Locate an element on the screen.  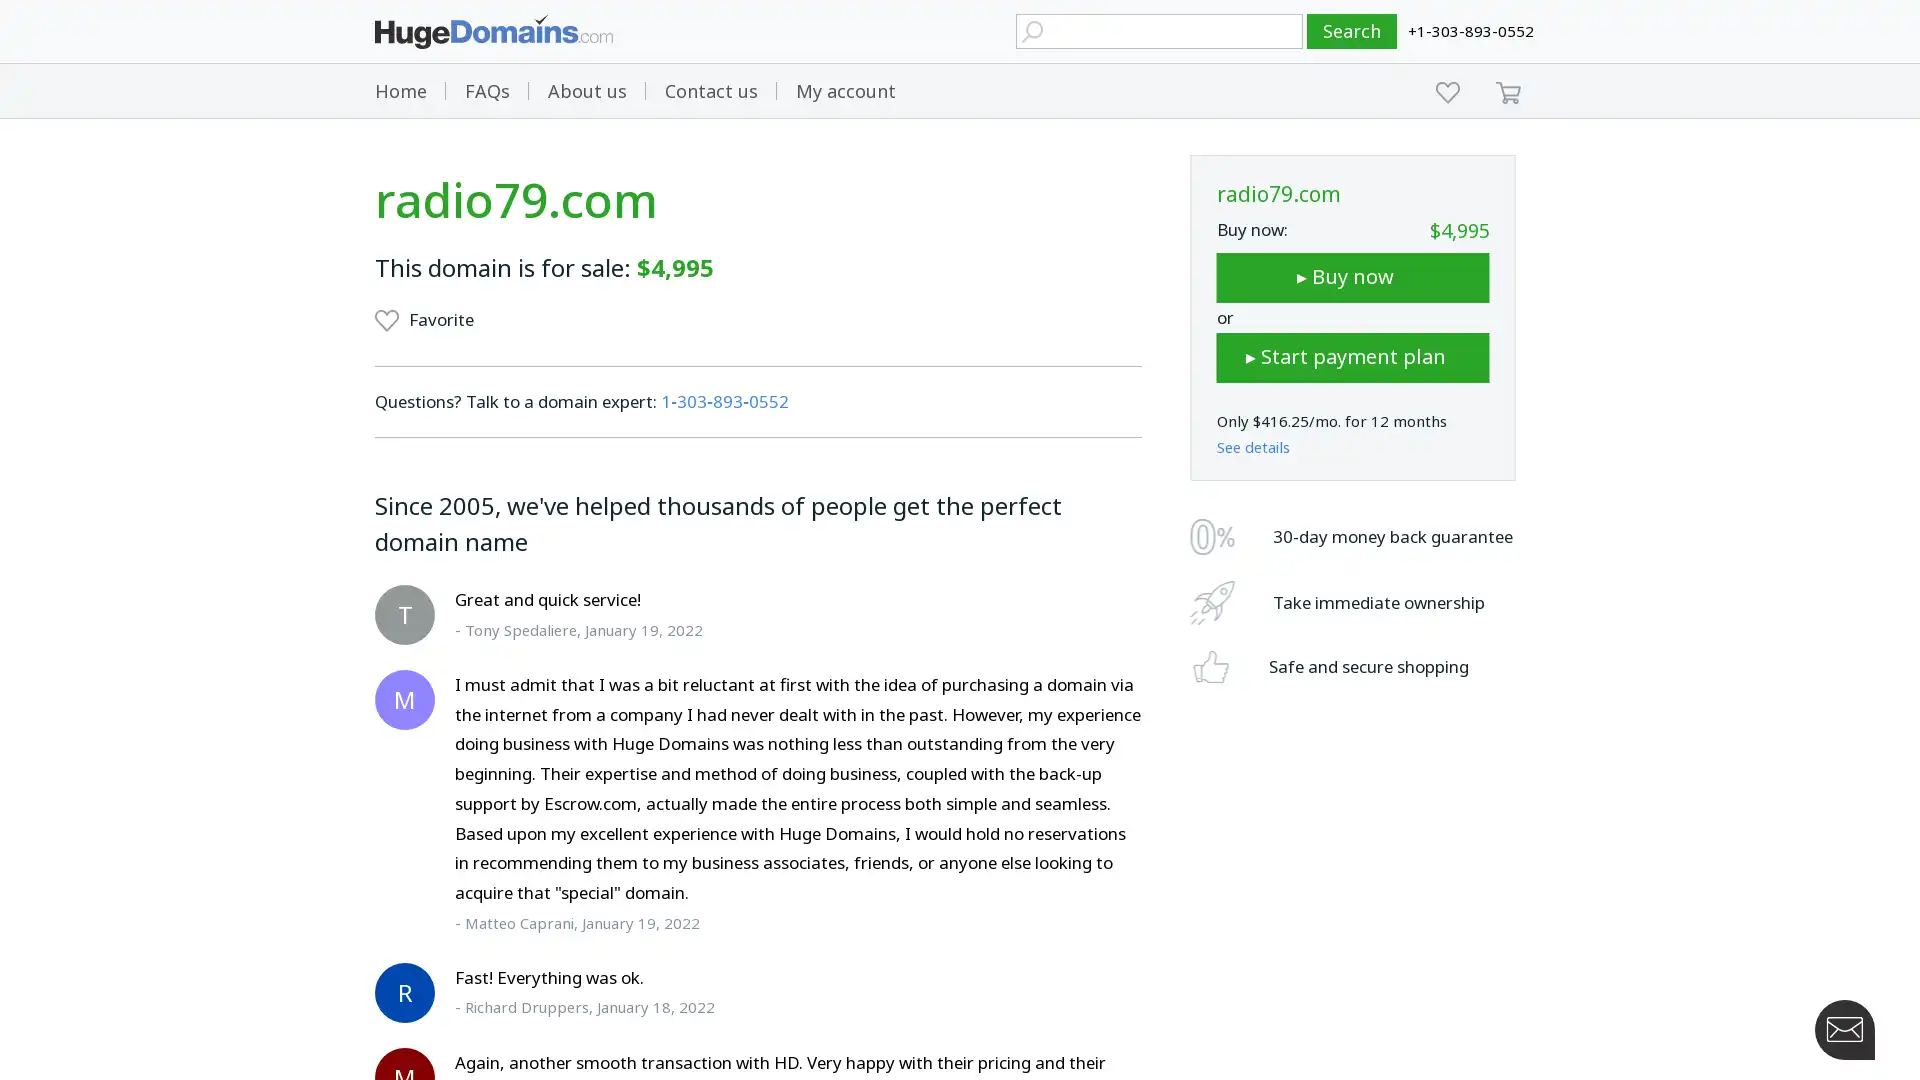
Search is located at coordinates (1352, 31).